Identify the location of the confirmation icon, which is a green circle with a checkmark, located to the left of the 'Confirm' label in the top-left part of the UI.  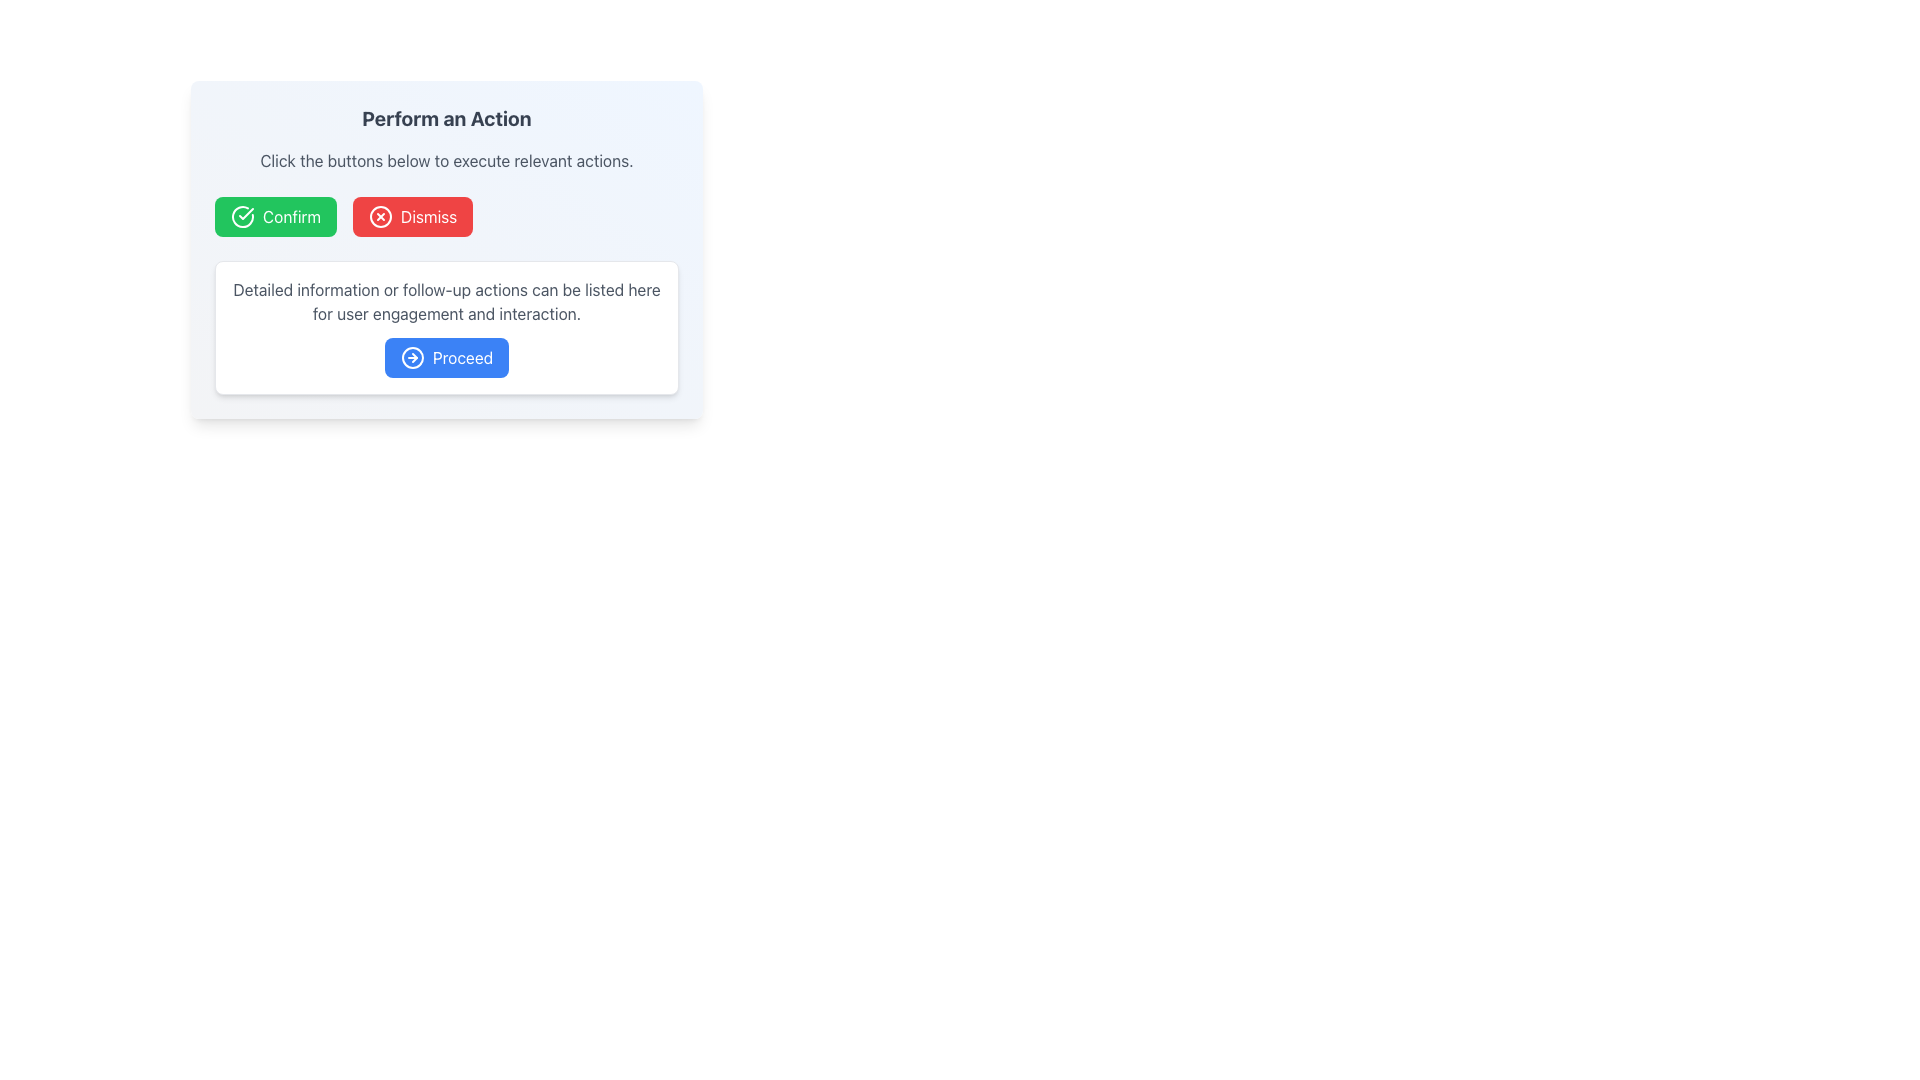
(242, 216).